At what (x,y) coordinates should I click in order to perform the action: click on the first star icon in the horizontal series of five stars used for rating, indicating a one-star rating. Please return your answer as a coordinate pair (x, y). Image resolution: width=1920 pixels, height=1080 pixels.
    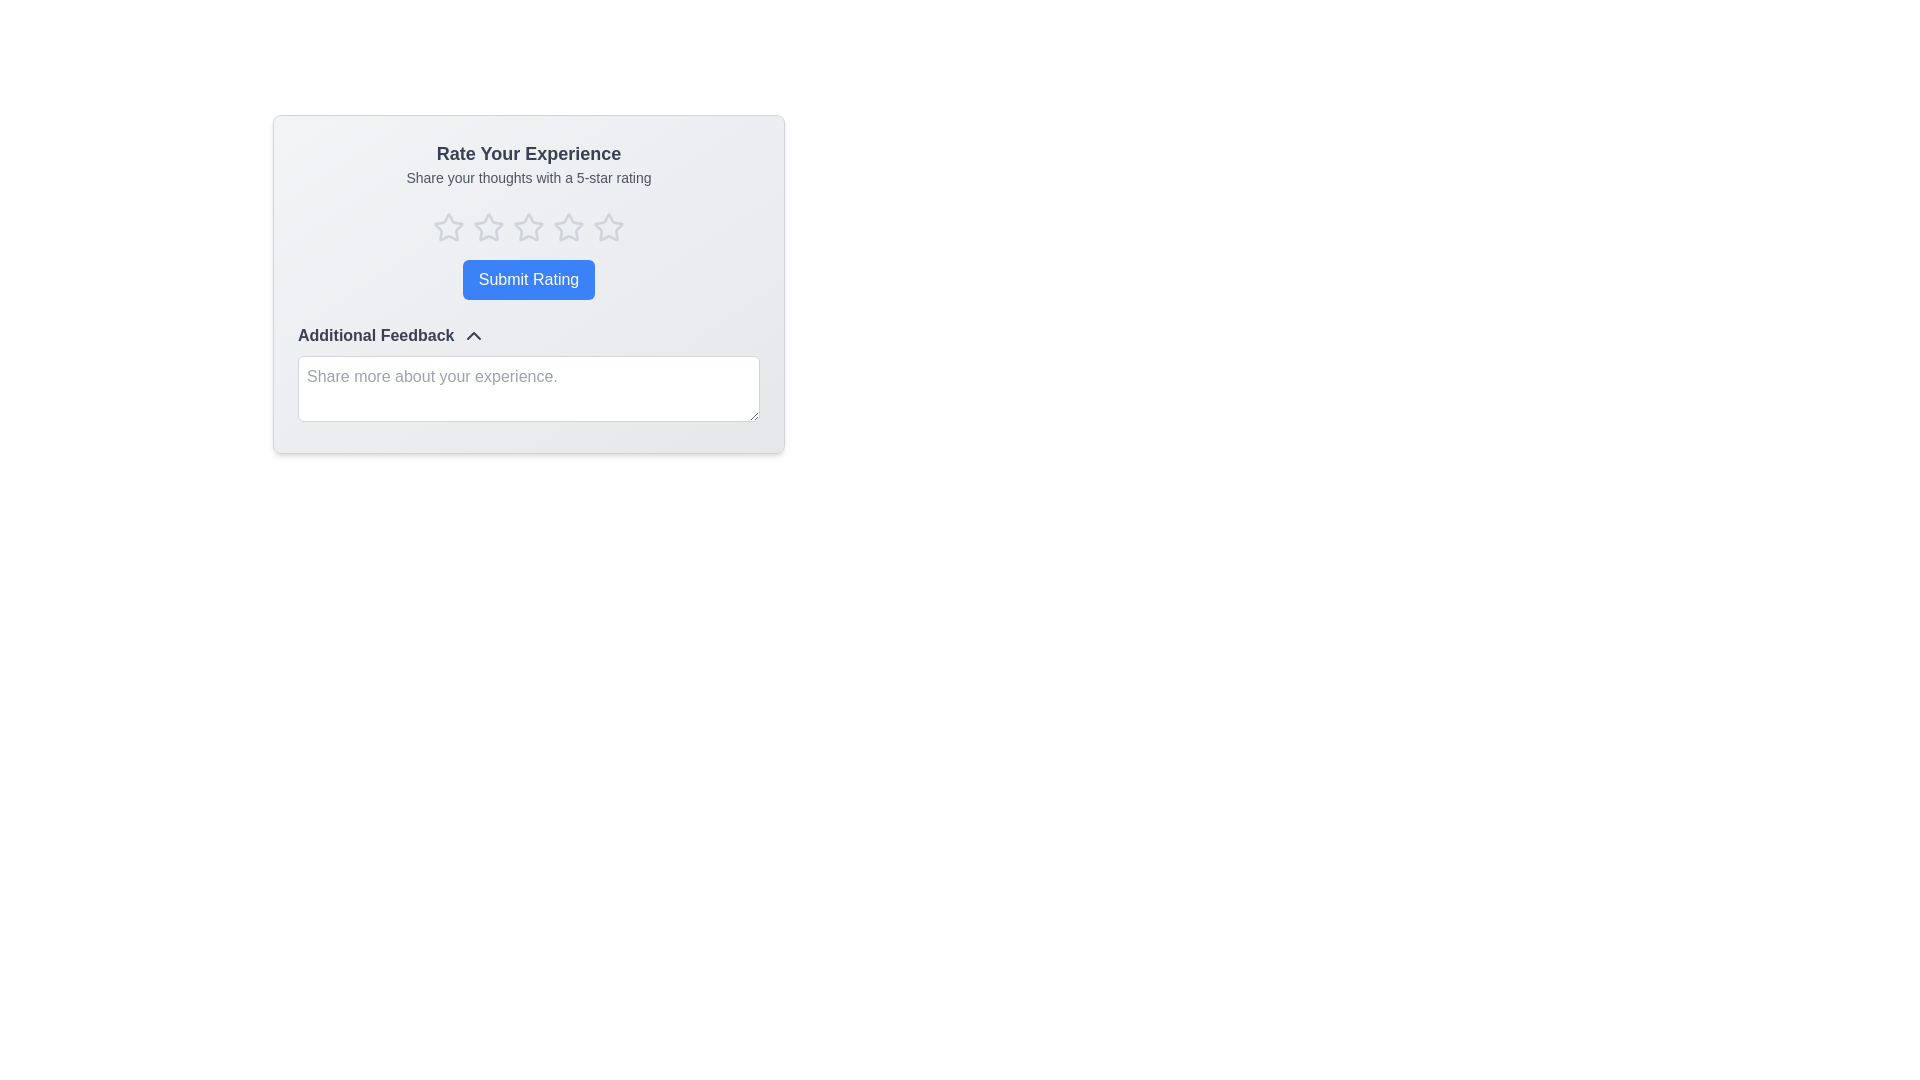
    Looking at the image, I should click on (448, 226).